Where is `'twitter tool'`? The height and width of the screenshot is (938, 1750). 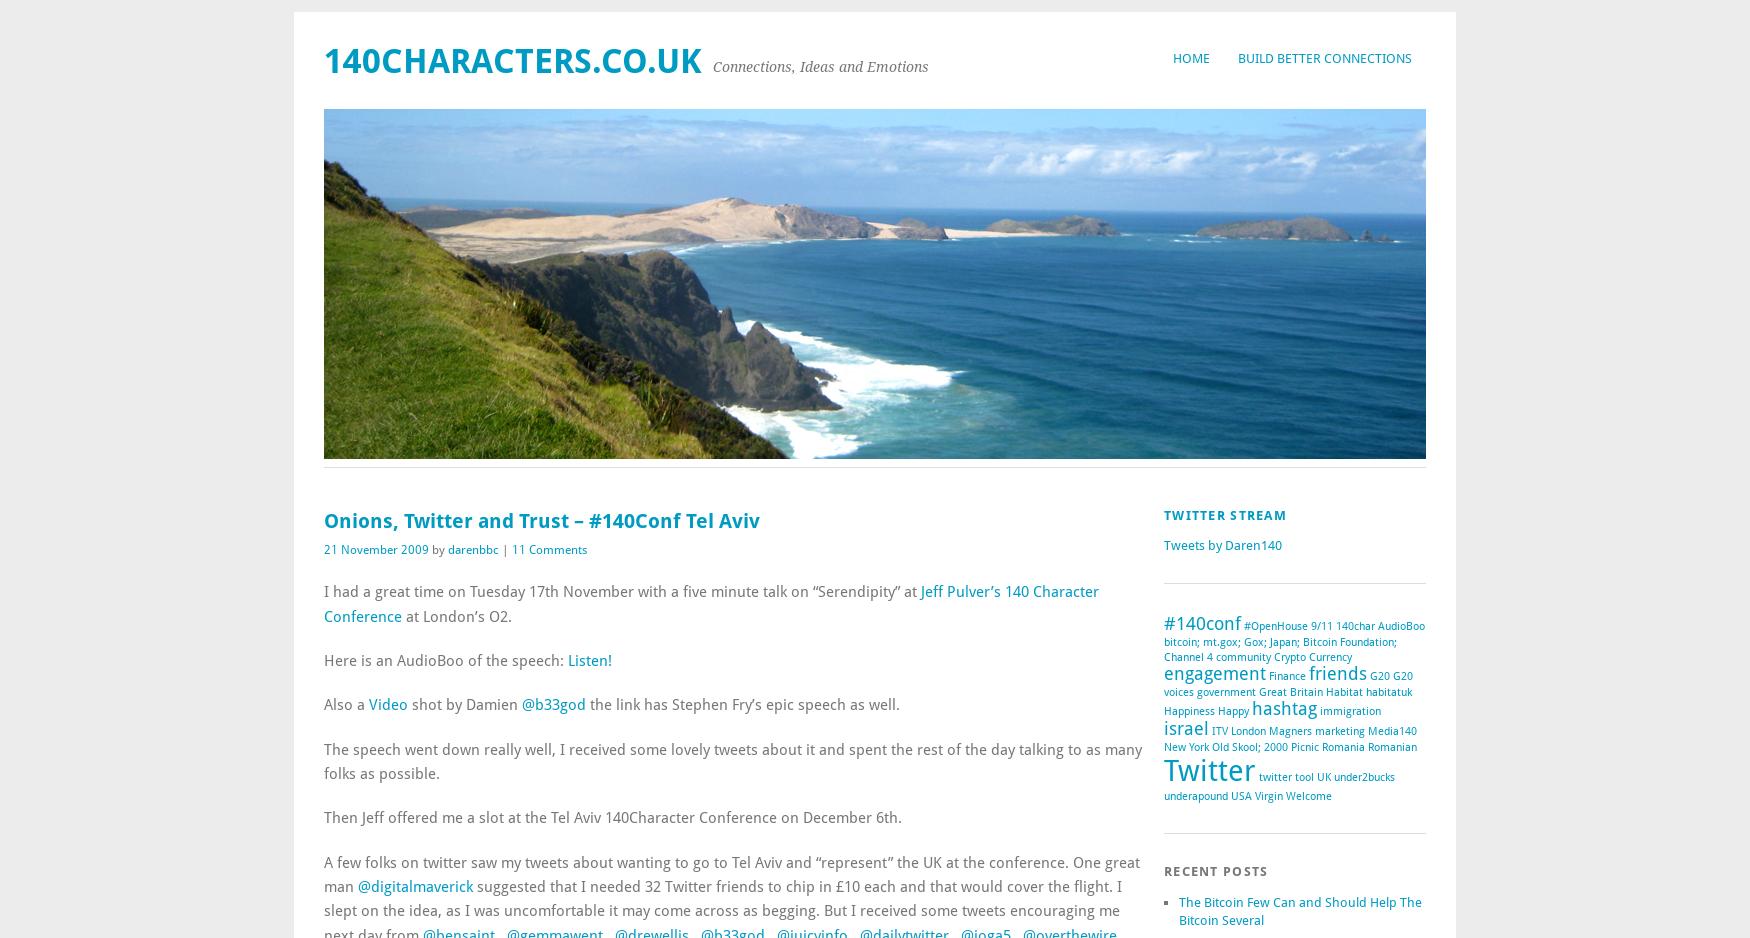 'twitter tool' is located at coordinates (1285, 776).